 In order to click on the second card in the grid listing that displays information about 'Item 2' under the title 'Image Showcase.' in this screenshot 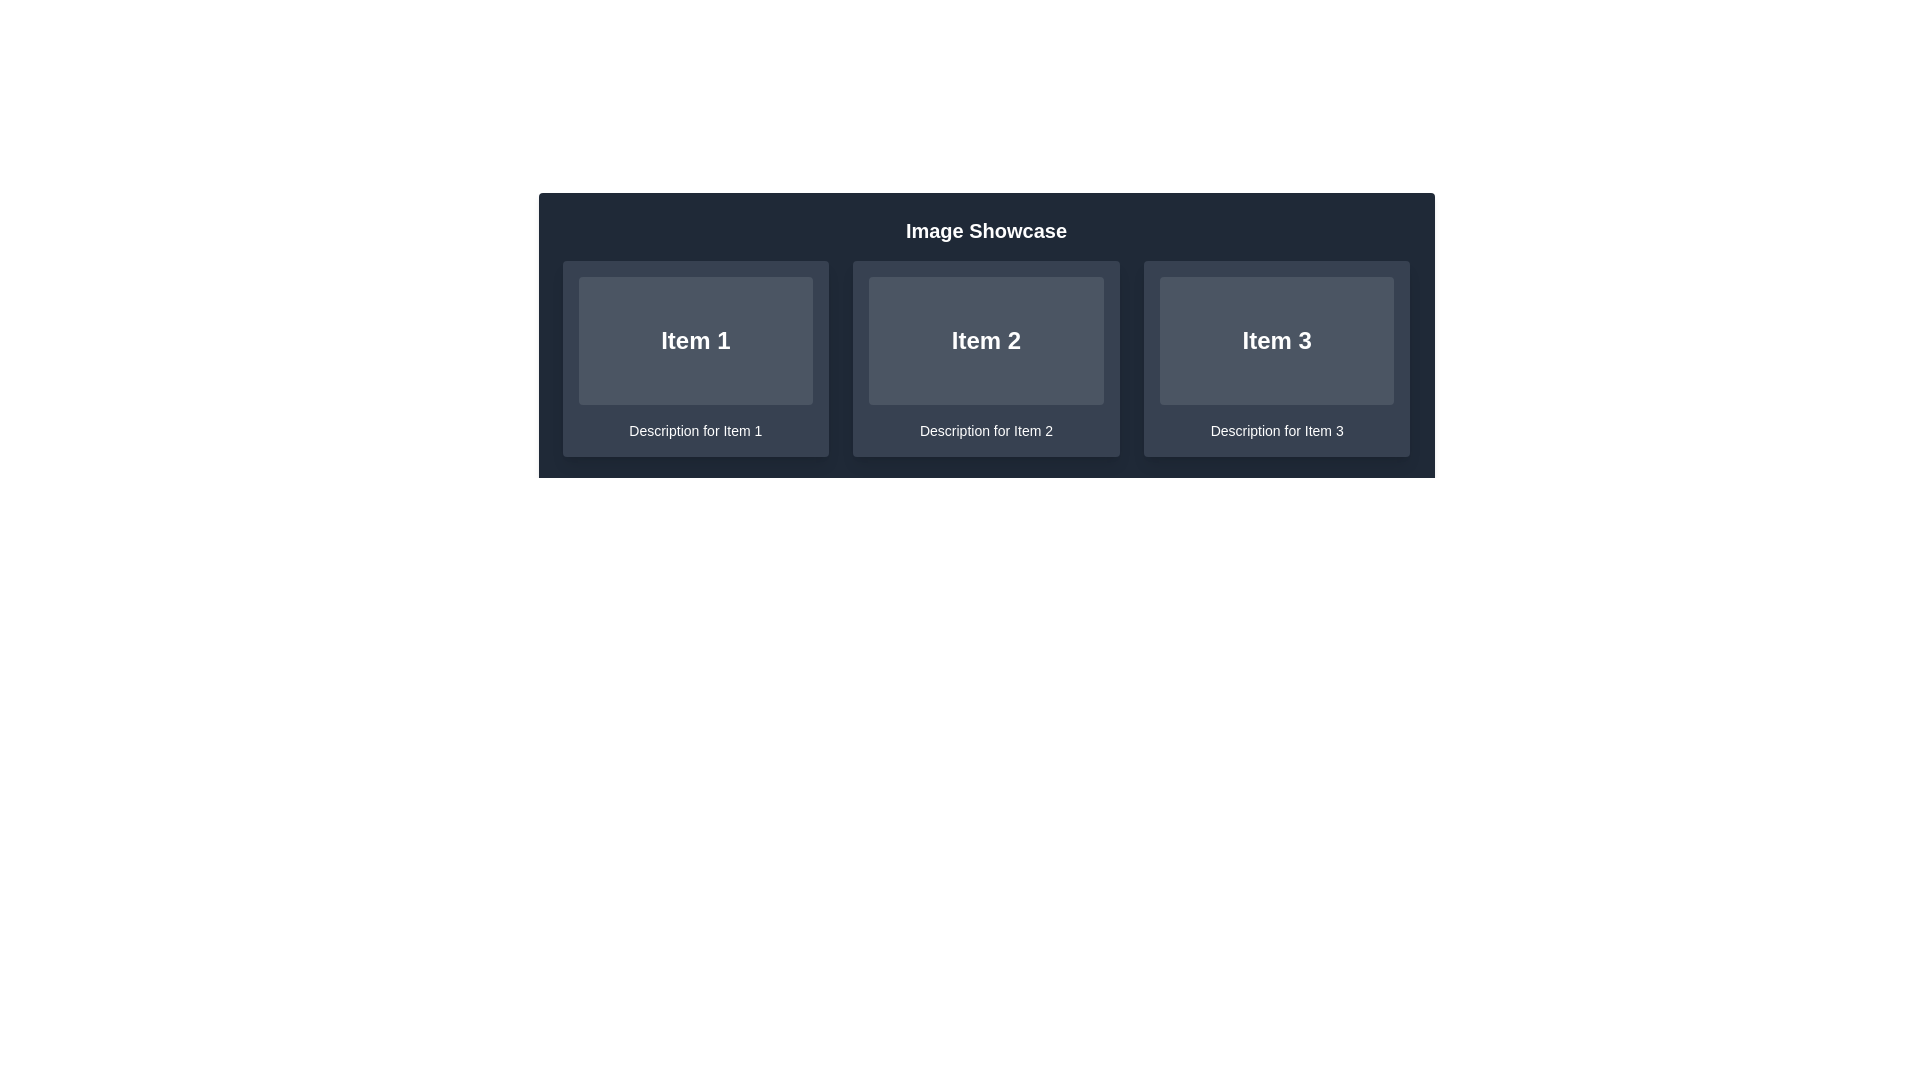, I will do `click(986, 357)`.